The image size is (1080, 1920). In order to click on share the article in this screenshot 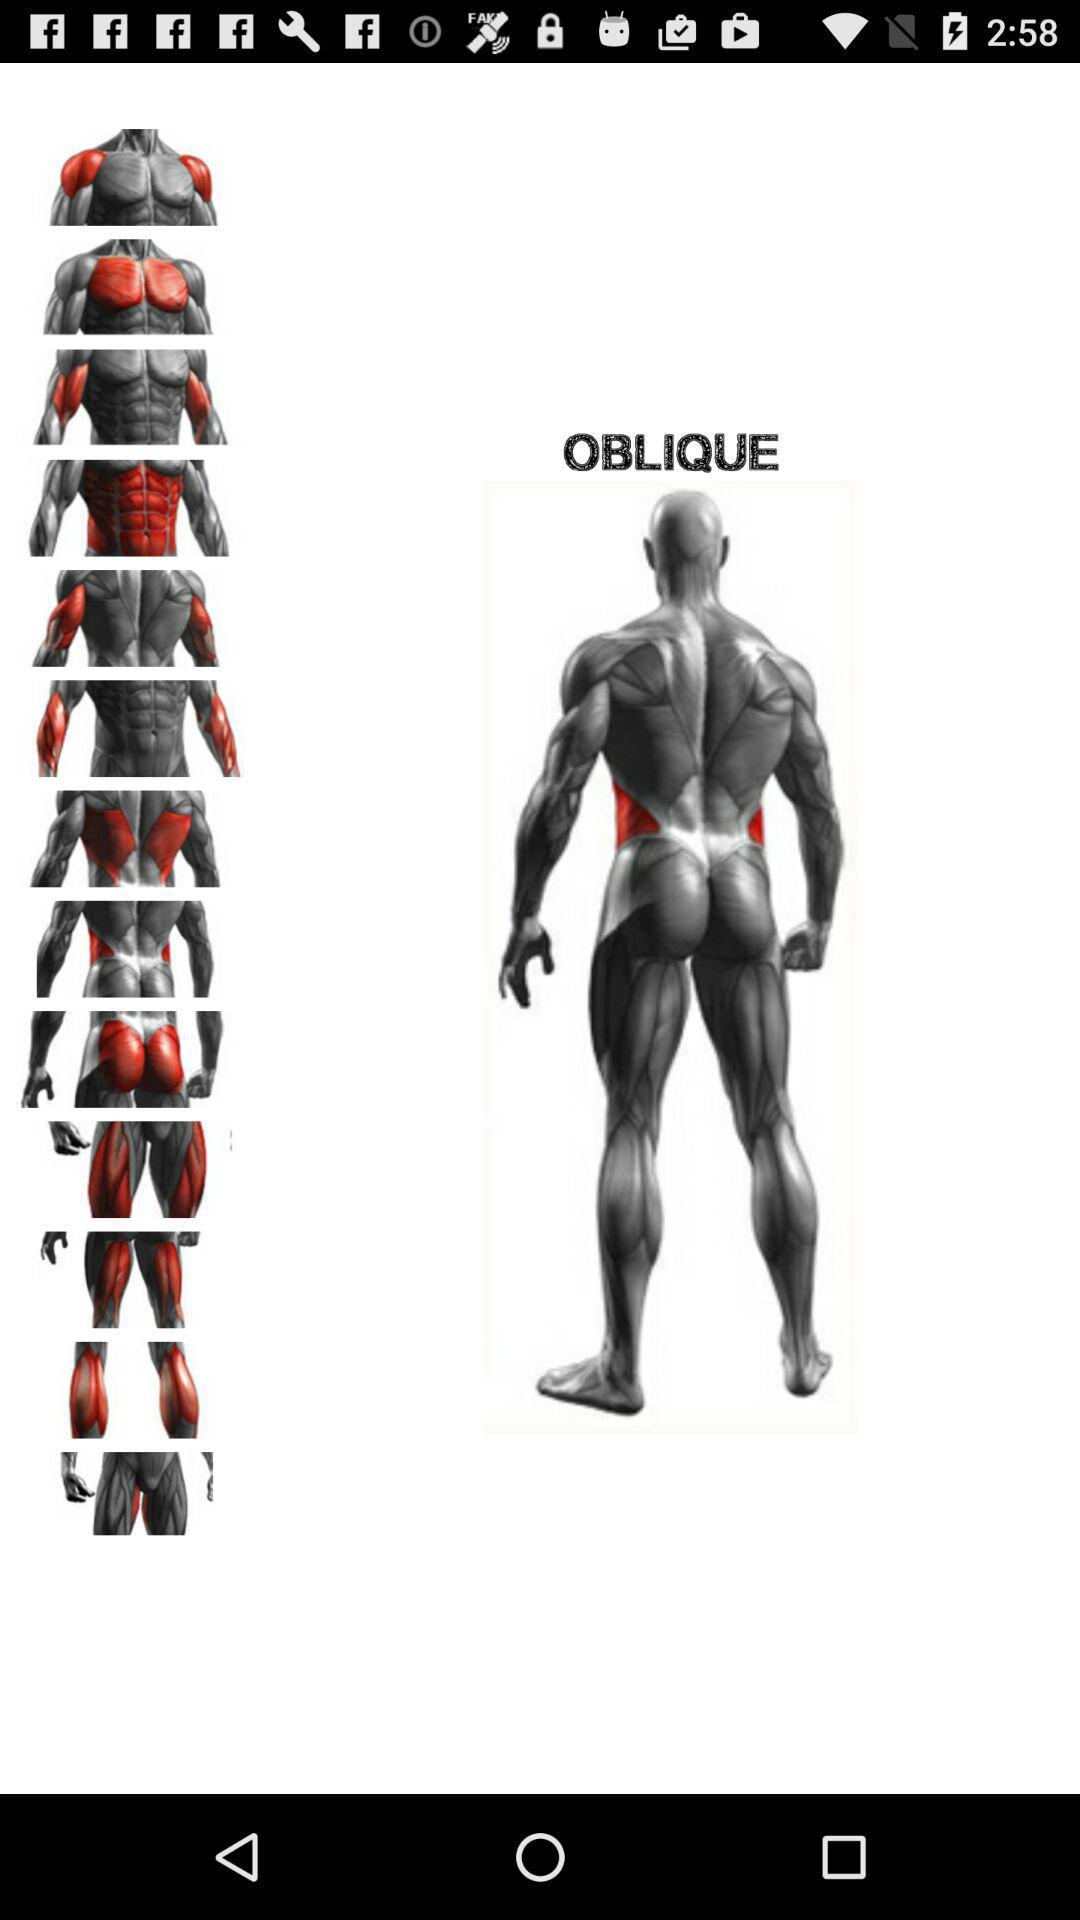, I will do `click(131, 1162)`.